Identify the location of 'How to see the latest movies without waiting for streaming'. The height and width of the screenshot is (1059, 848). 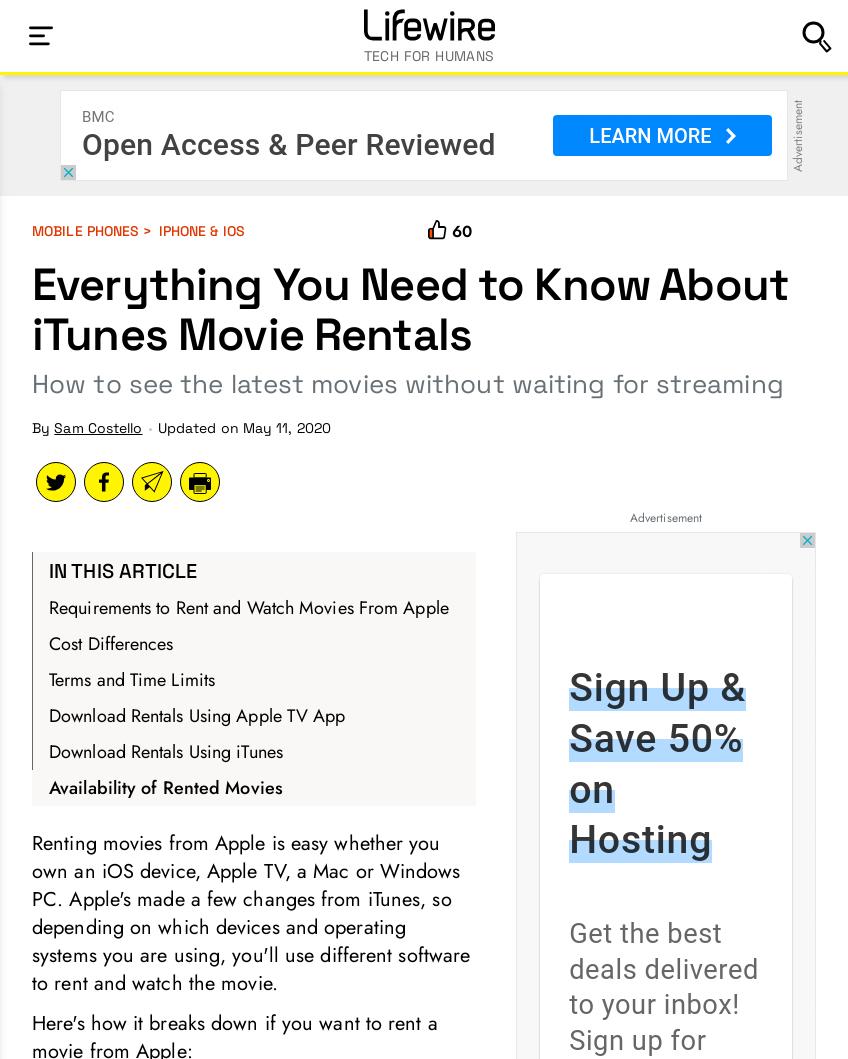
(407, 382).